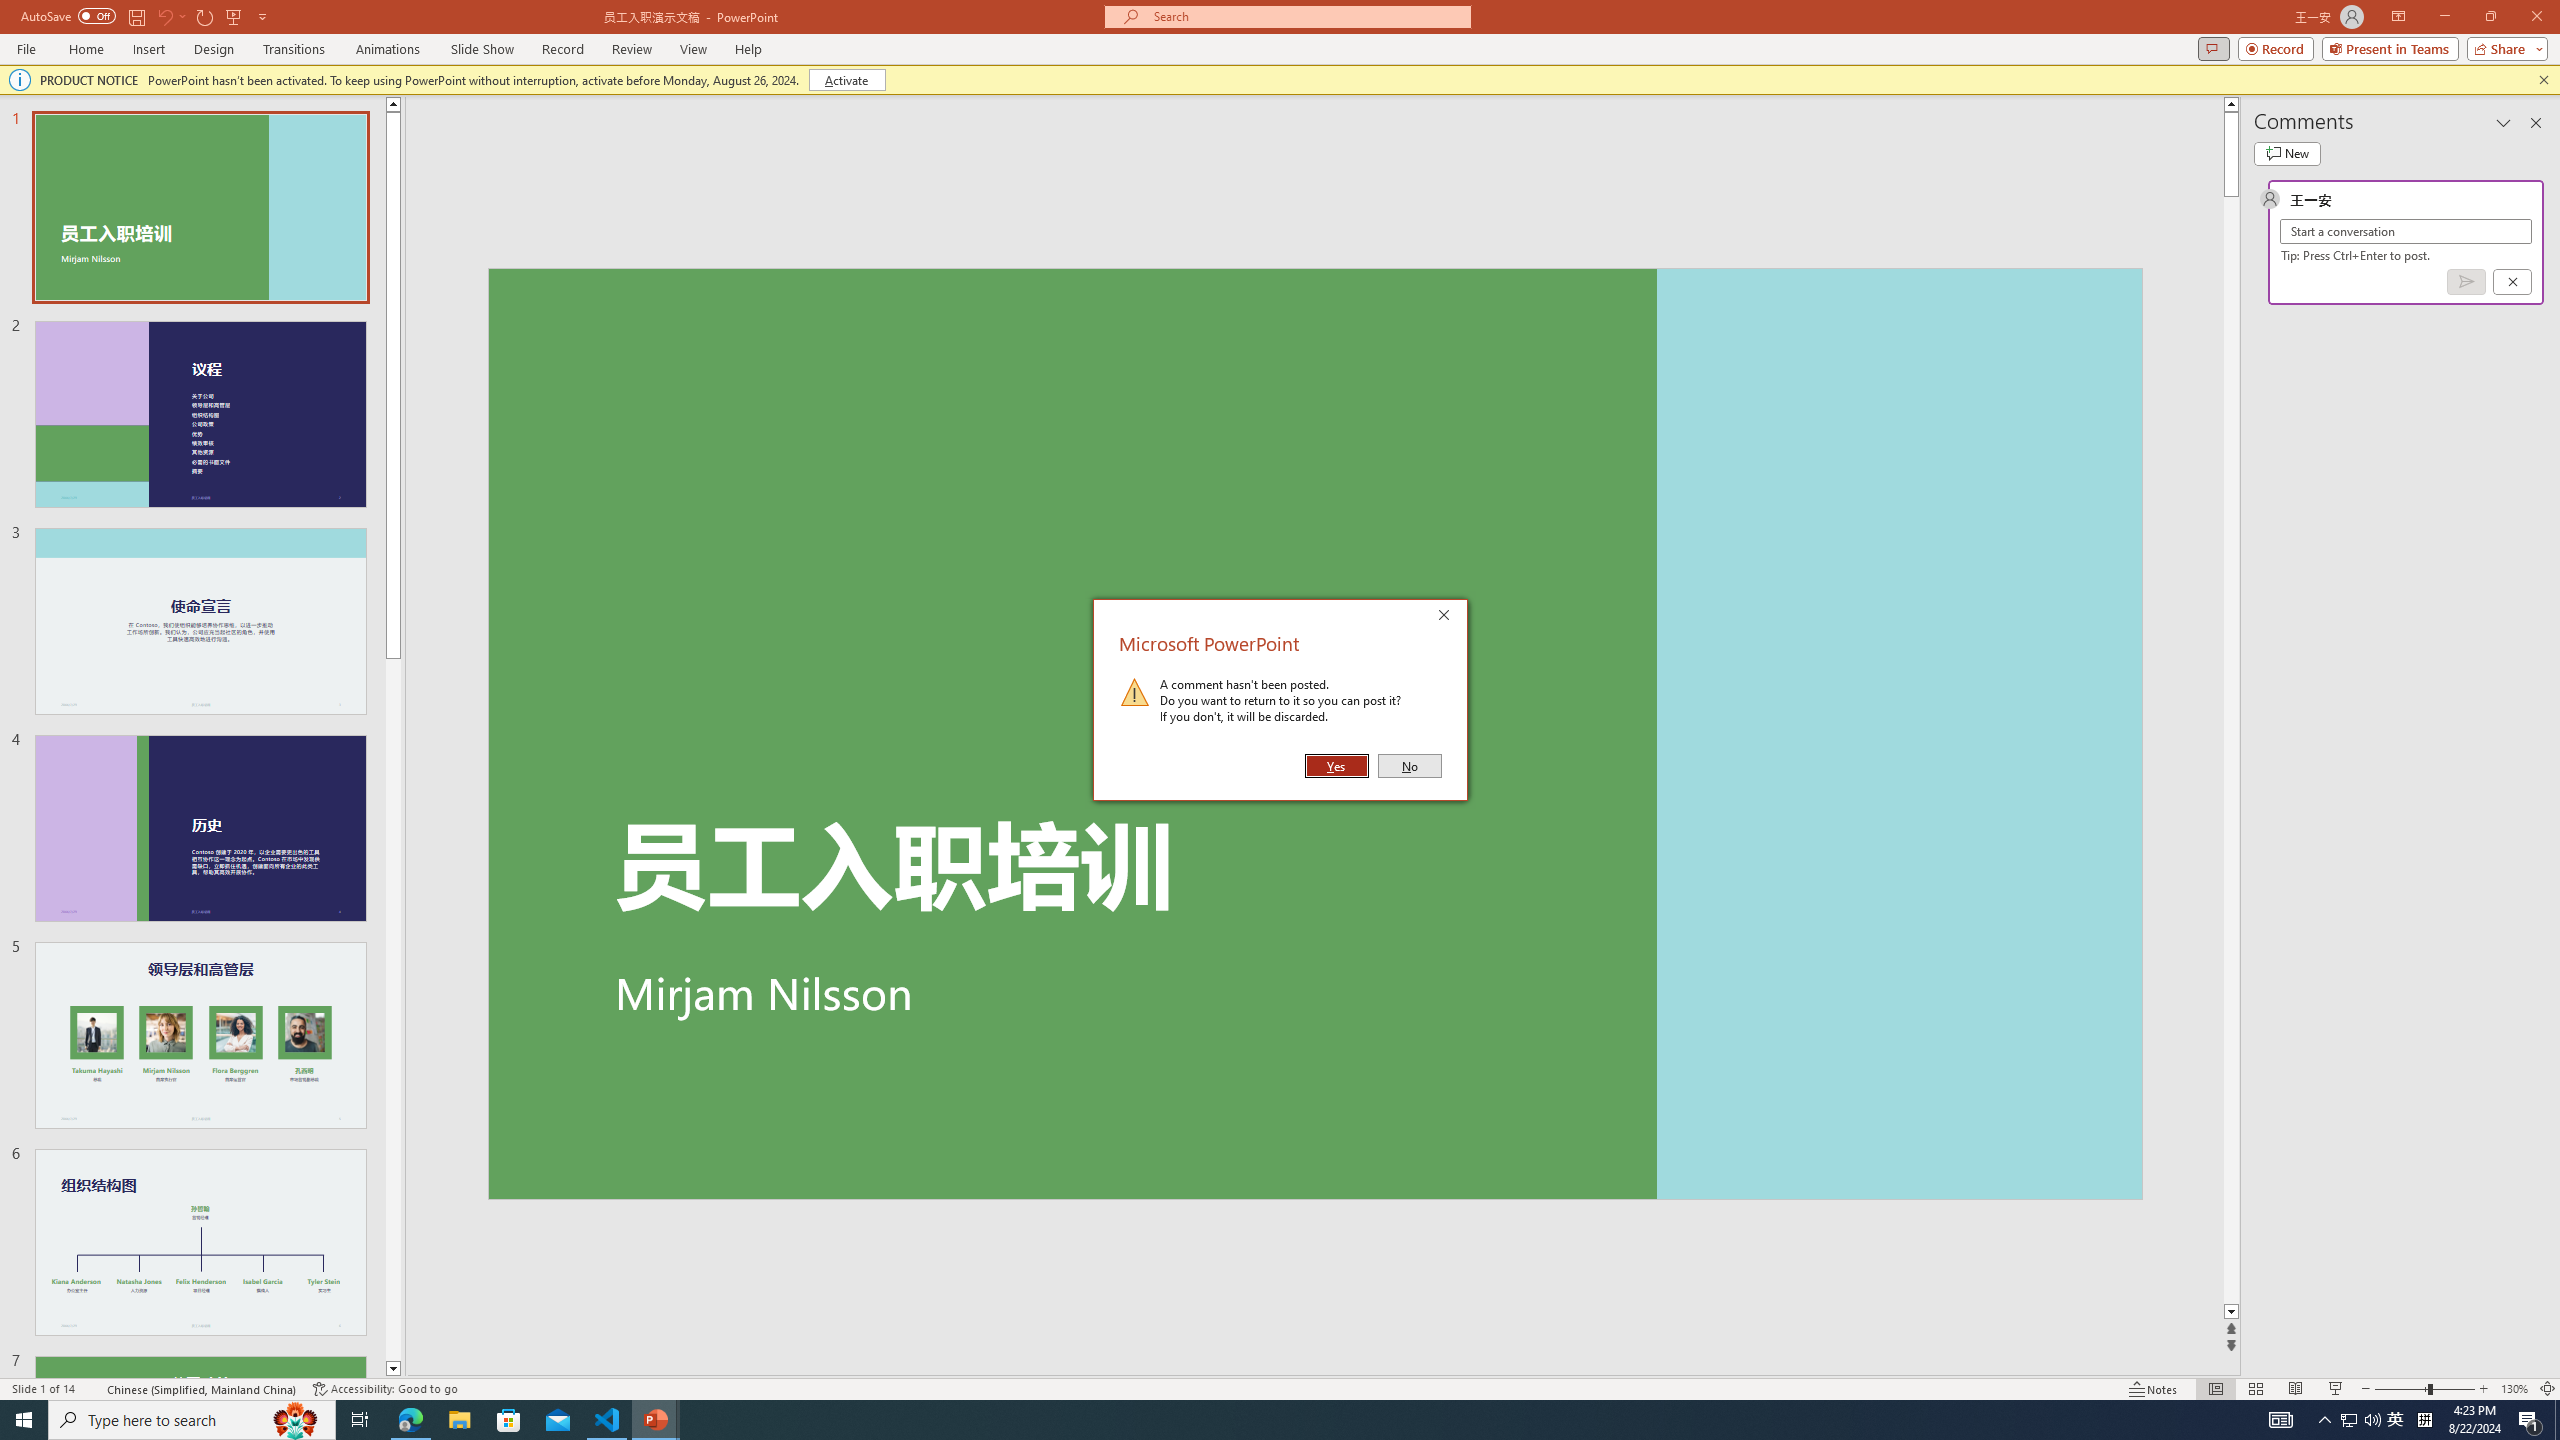 The width and height of the screenshot is (2560, 1440). Describe the element at coordinates (1409, 765) in the screenshot. I see `'No'` at that location.